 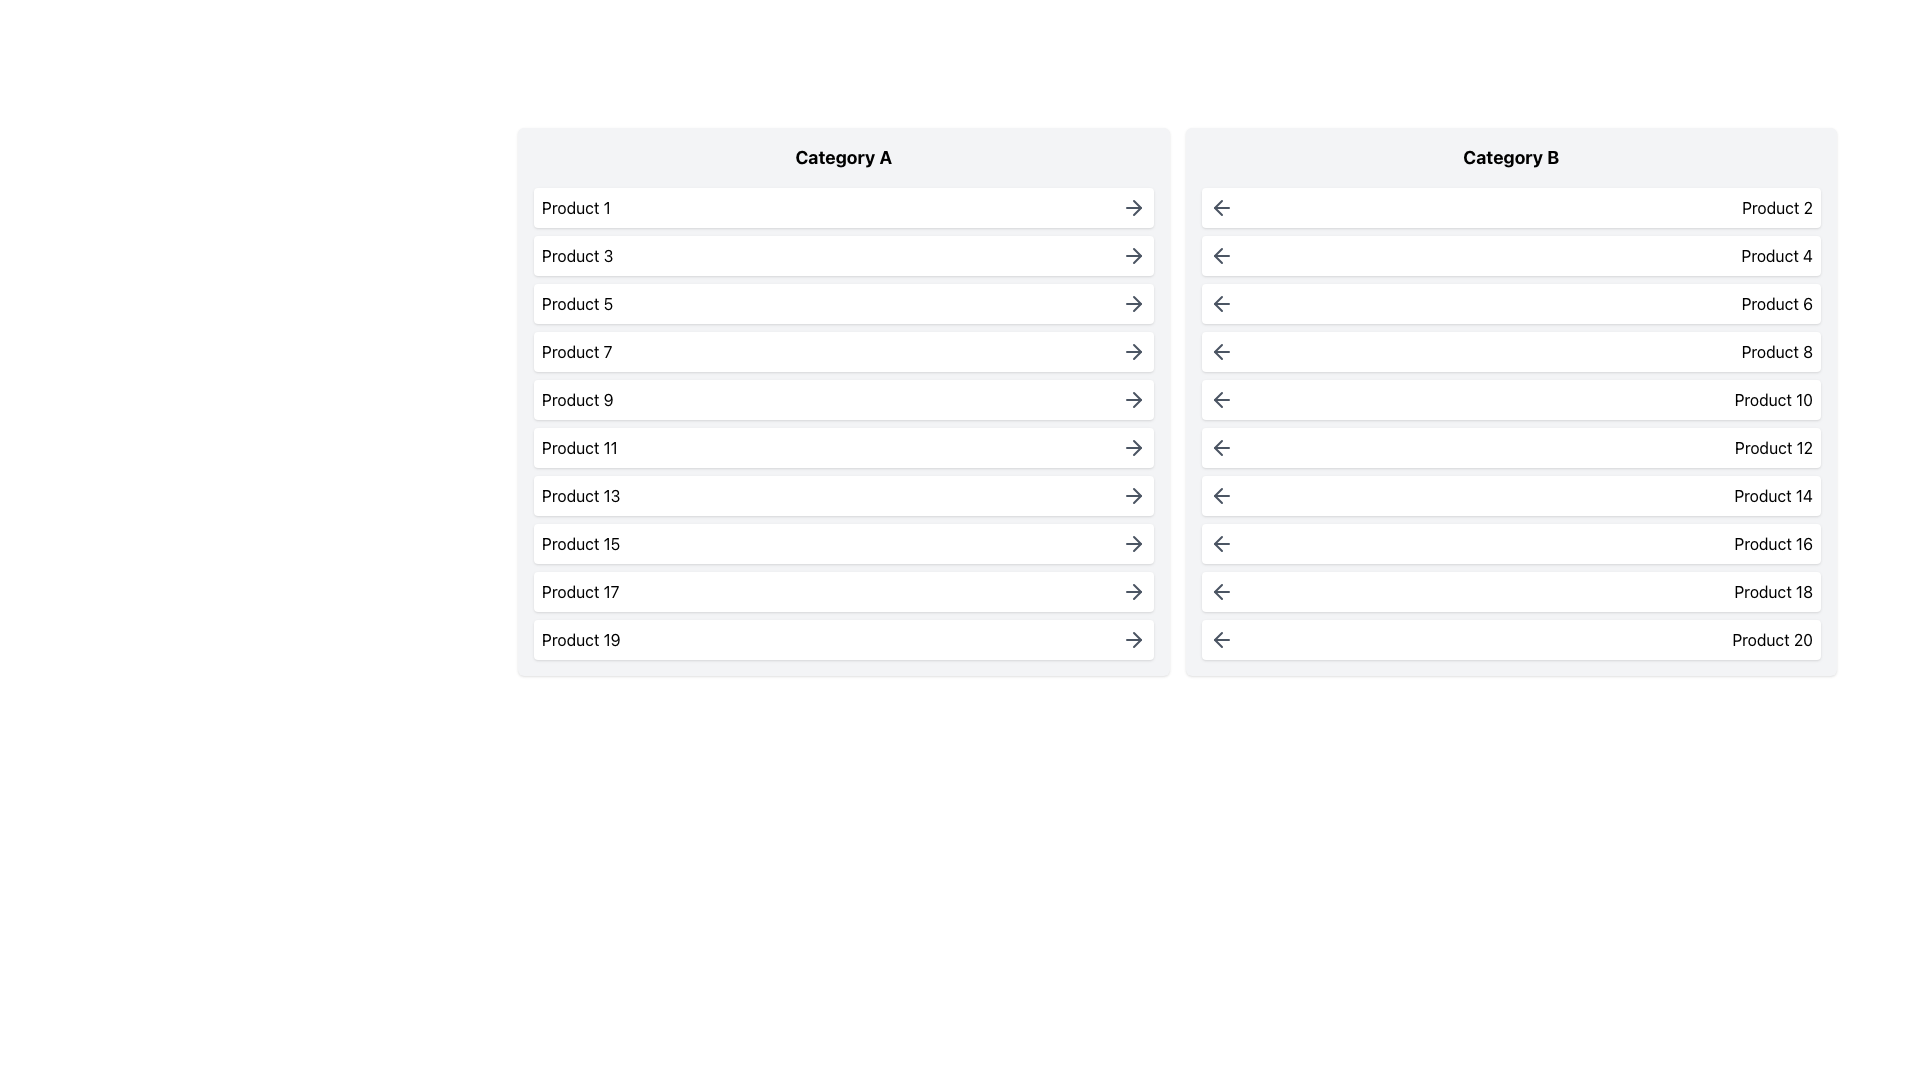 What do you see at coordinates (1773, 543) in the screenshot?
I see `the text label that displays 'Product 16', located in the 'Category B' list, at the 8th position from the top, aligned to the right edge` at bounding box center [1773, 543].